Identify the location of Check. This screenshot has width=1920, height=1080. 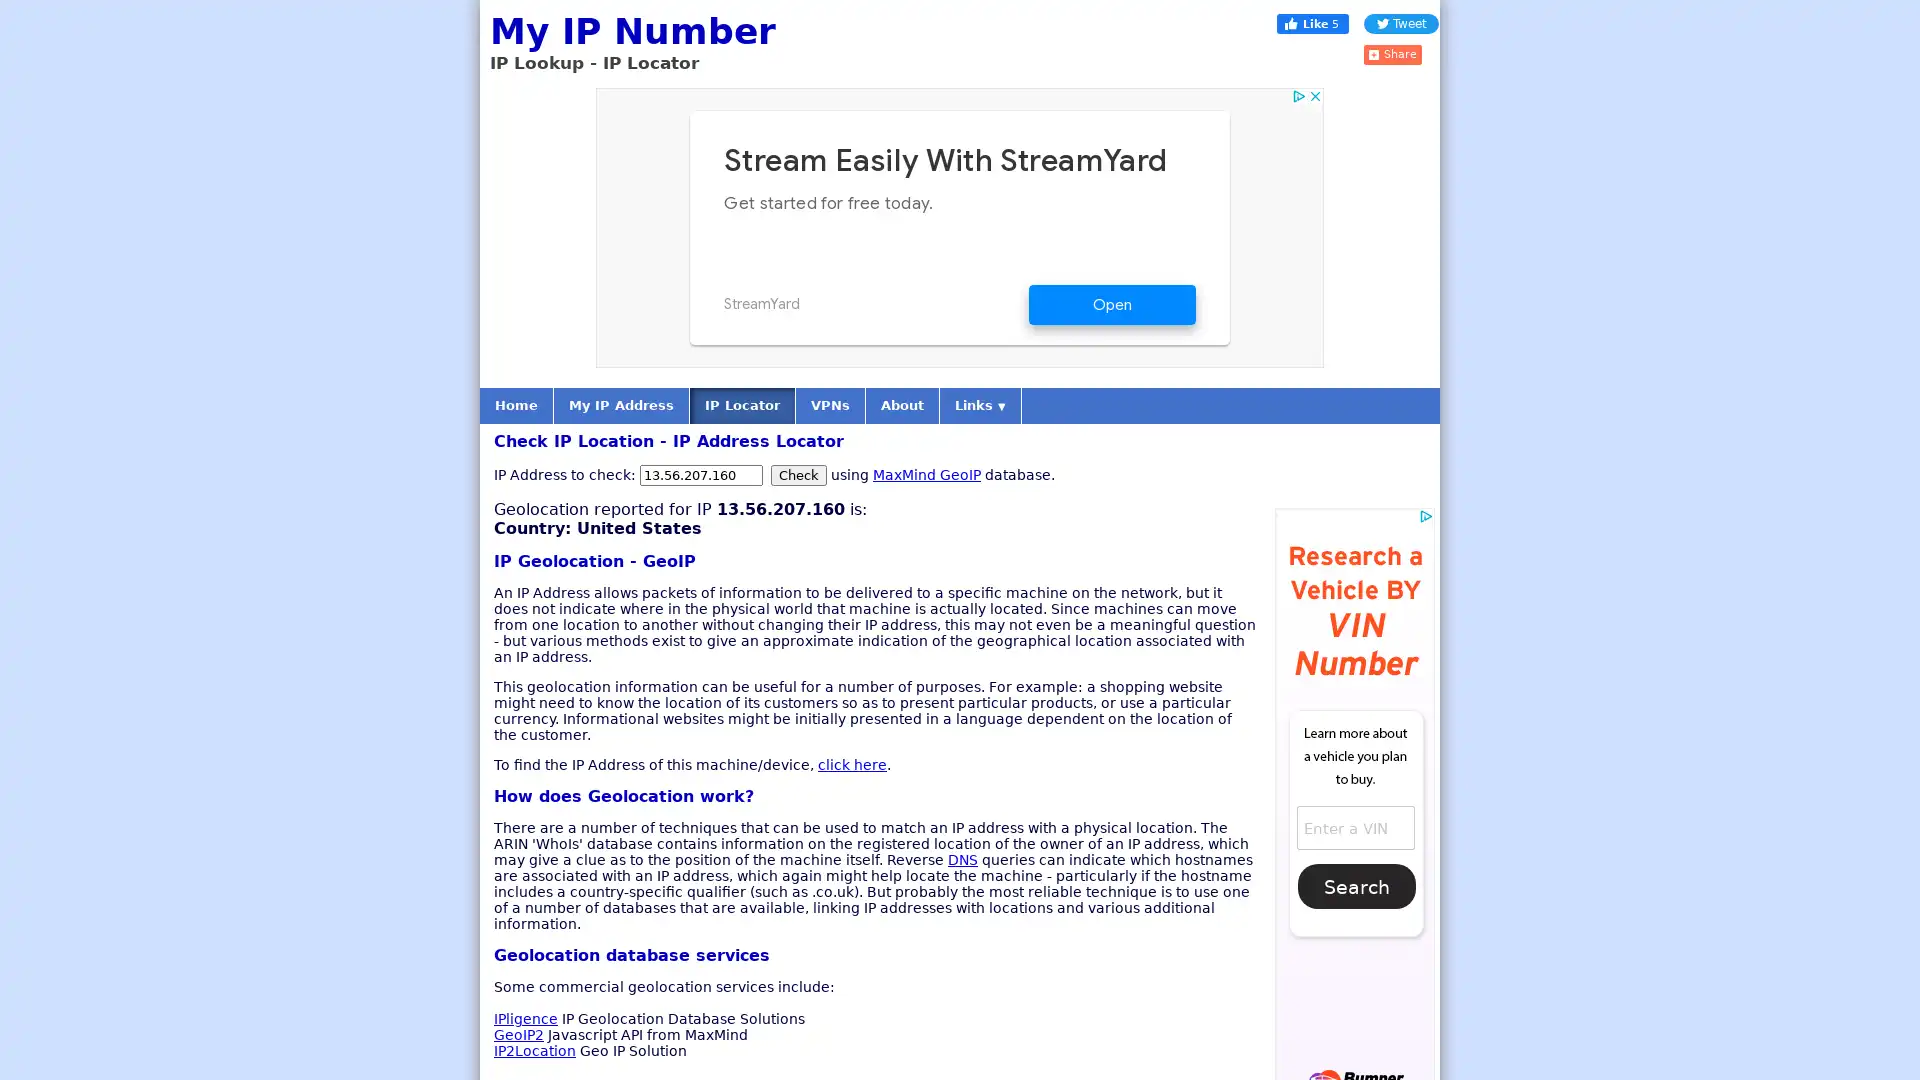
(797, 475).